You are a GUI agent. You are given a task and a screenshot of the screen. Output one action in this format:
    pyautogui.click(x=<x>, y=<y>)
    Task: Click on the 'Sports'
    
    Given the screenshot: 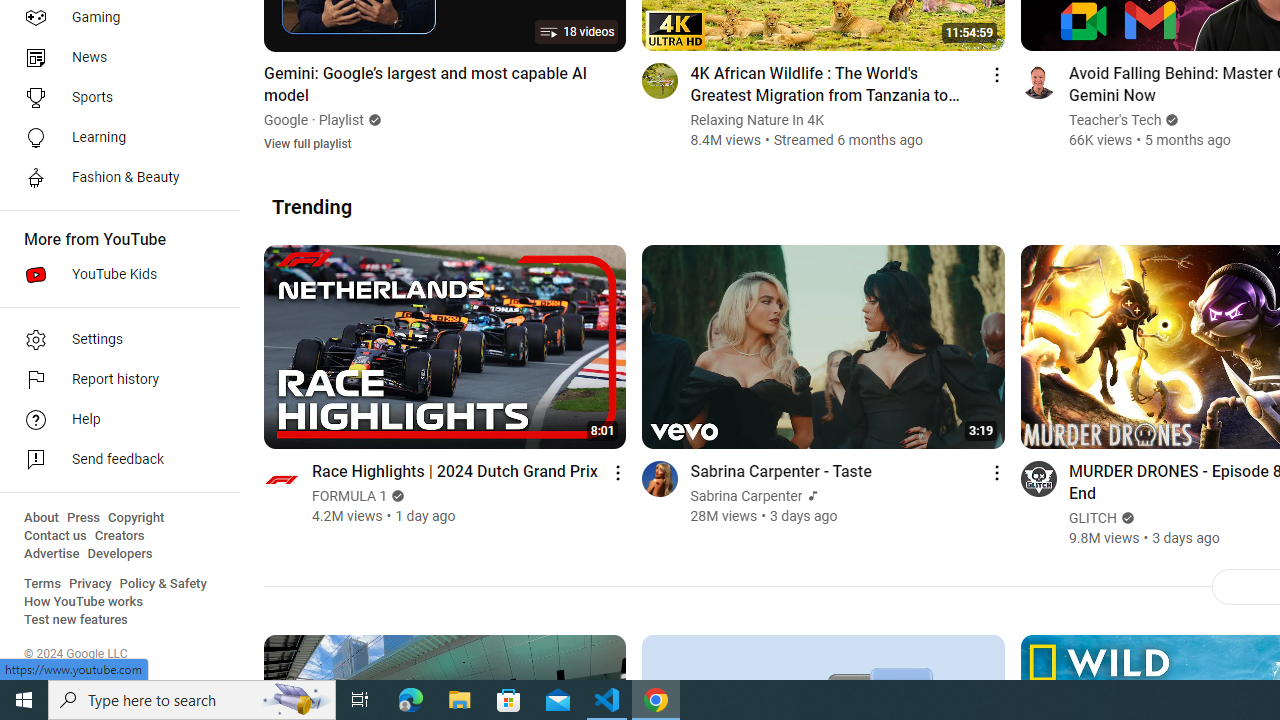 What is the action you would take?
    pyautogui.click(x=112, y=97)
    